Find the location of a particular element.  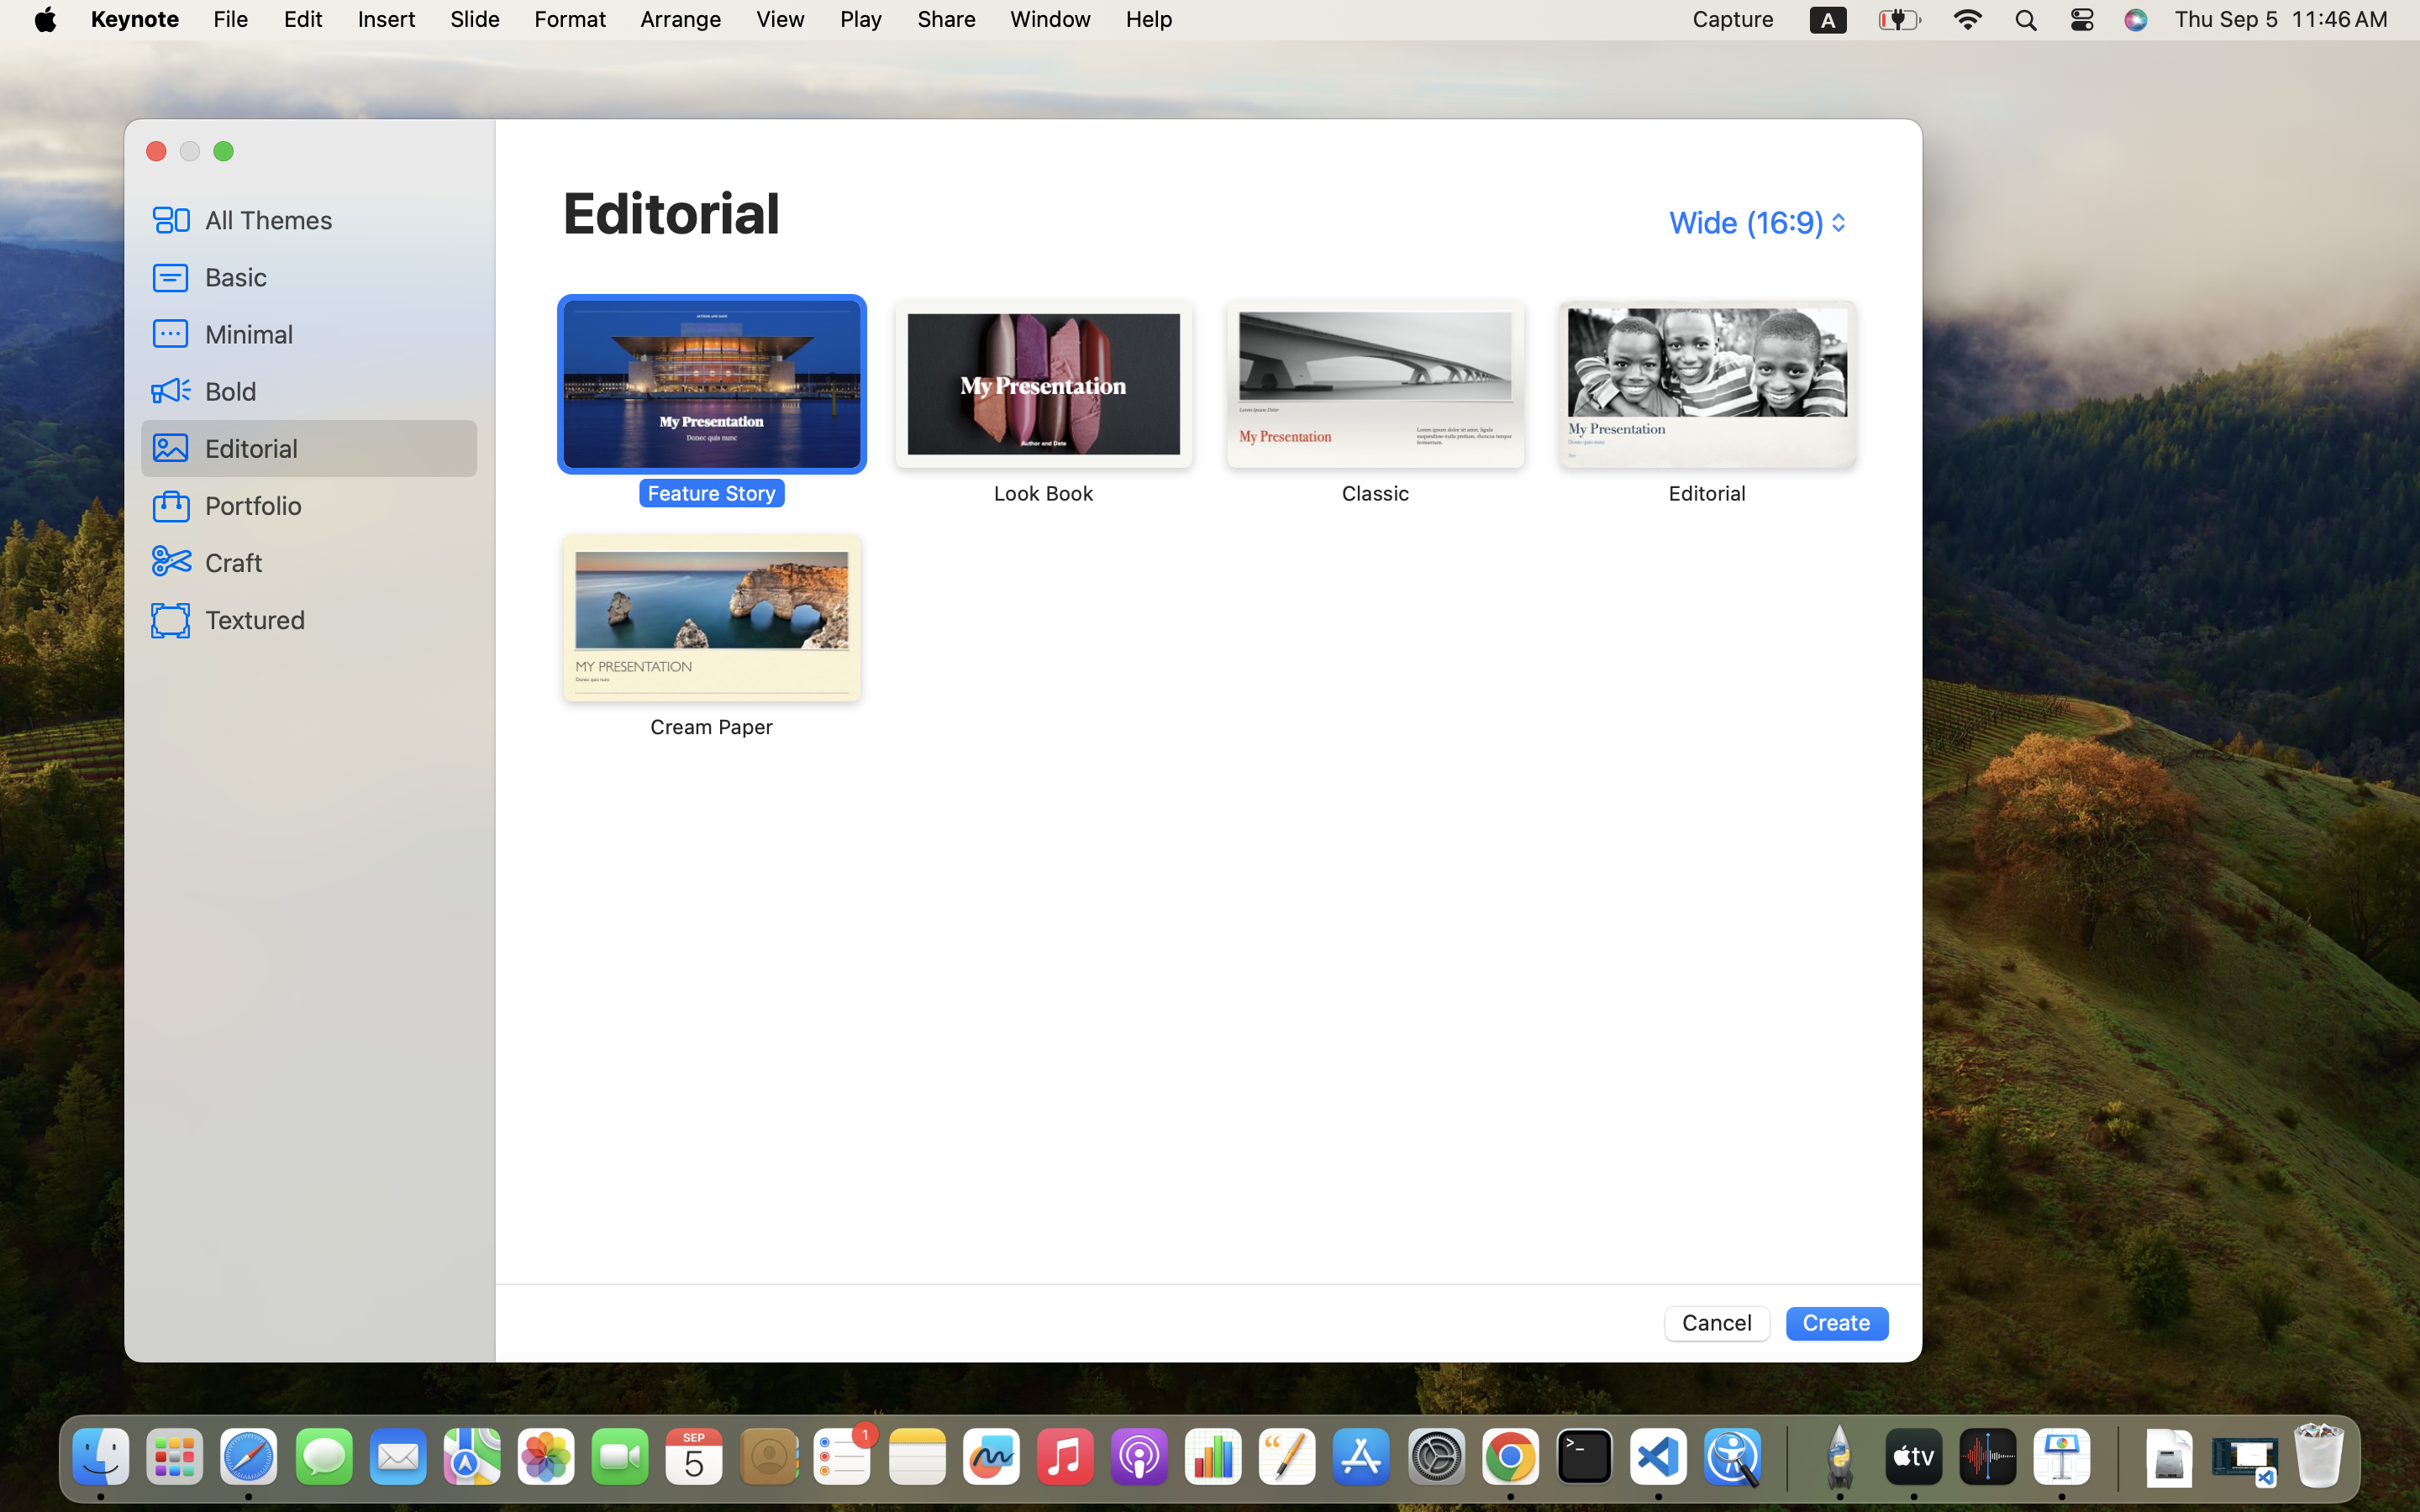

'Textured' is located at coordinates (334, 617).